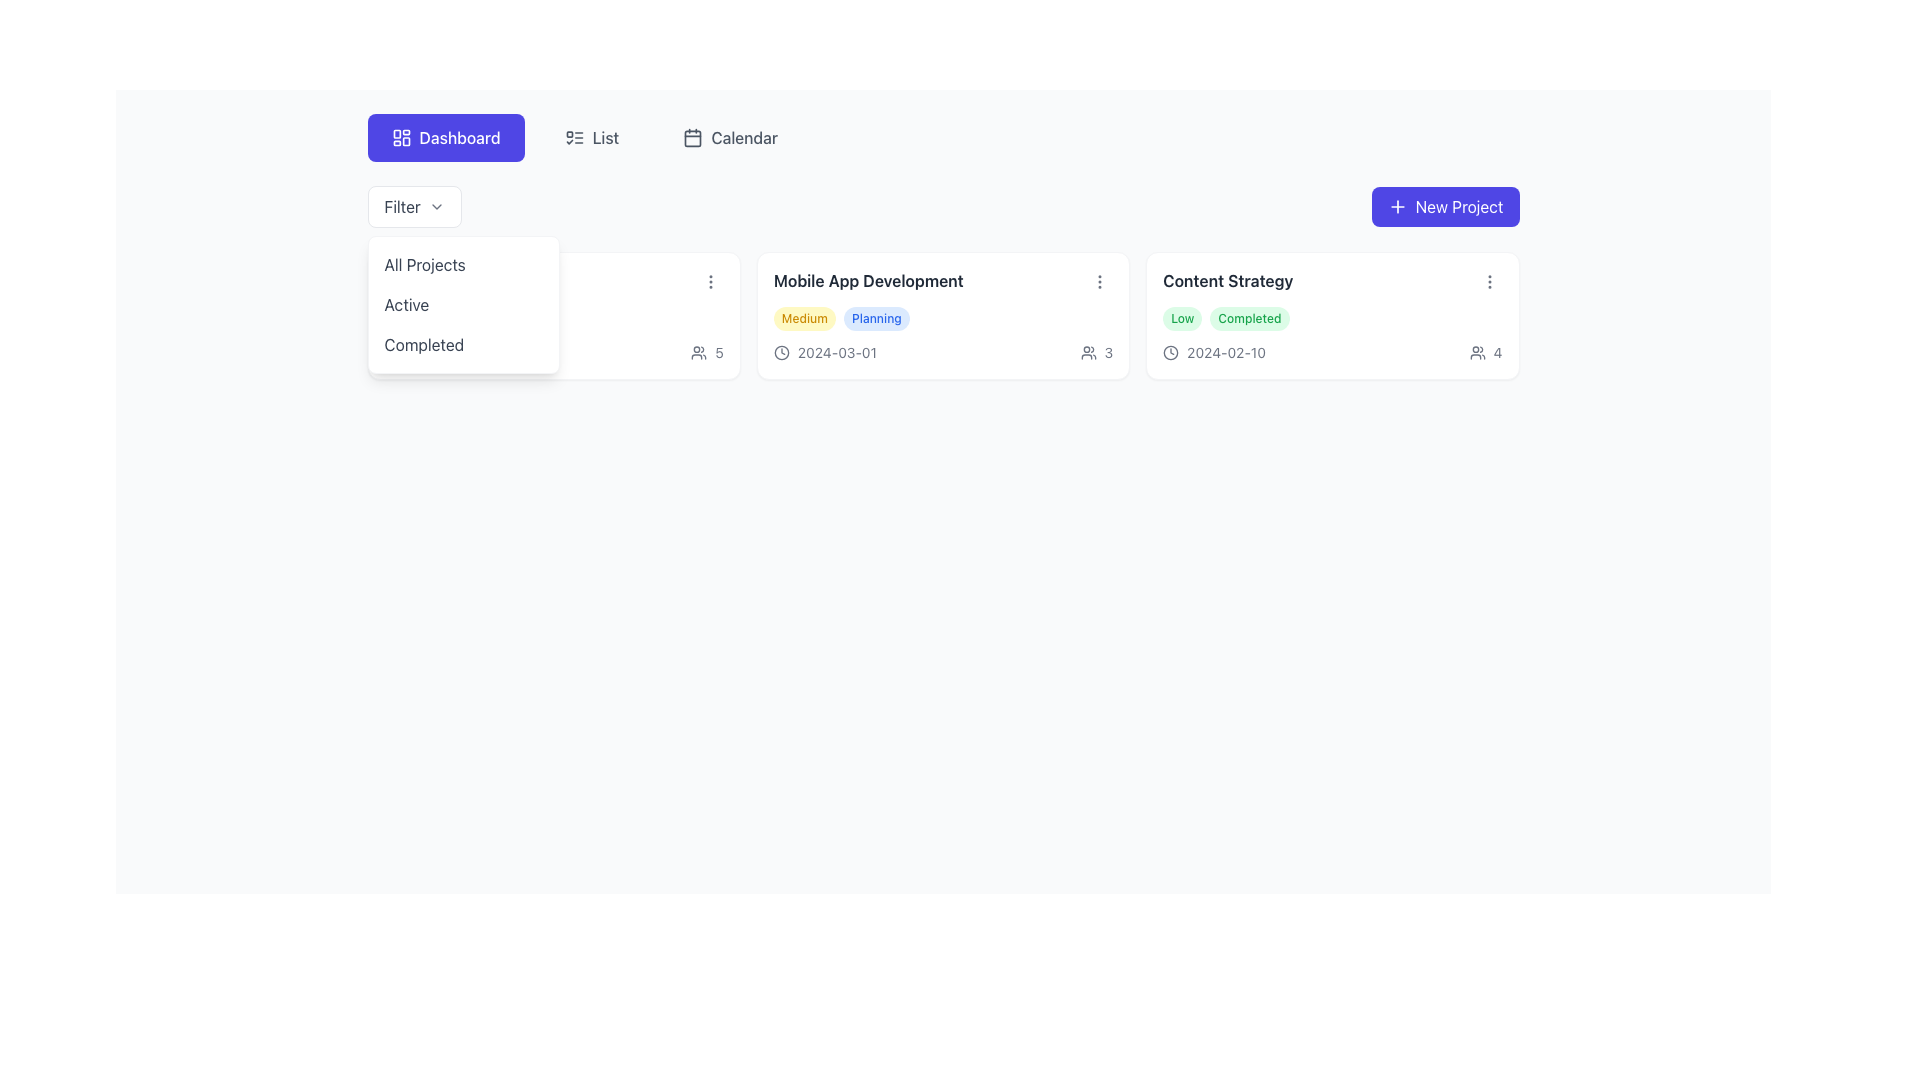 Image resolution: width=1920 pixels, height=1080 pixels. I want to click on text label displaying 'New Project' located within the rounded blue button in the top-right corner of the interface, so click(1459, 207).